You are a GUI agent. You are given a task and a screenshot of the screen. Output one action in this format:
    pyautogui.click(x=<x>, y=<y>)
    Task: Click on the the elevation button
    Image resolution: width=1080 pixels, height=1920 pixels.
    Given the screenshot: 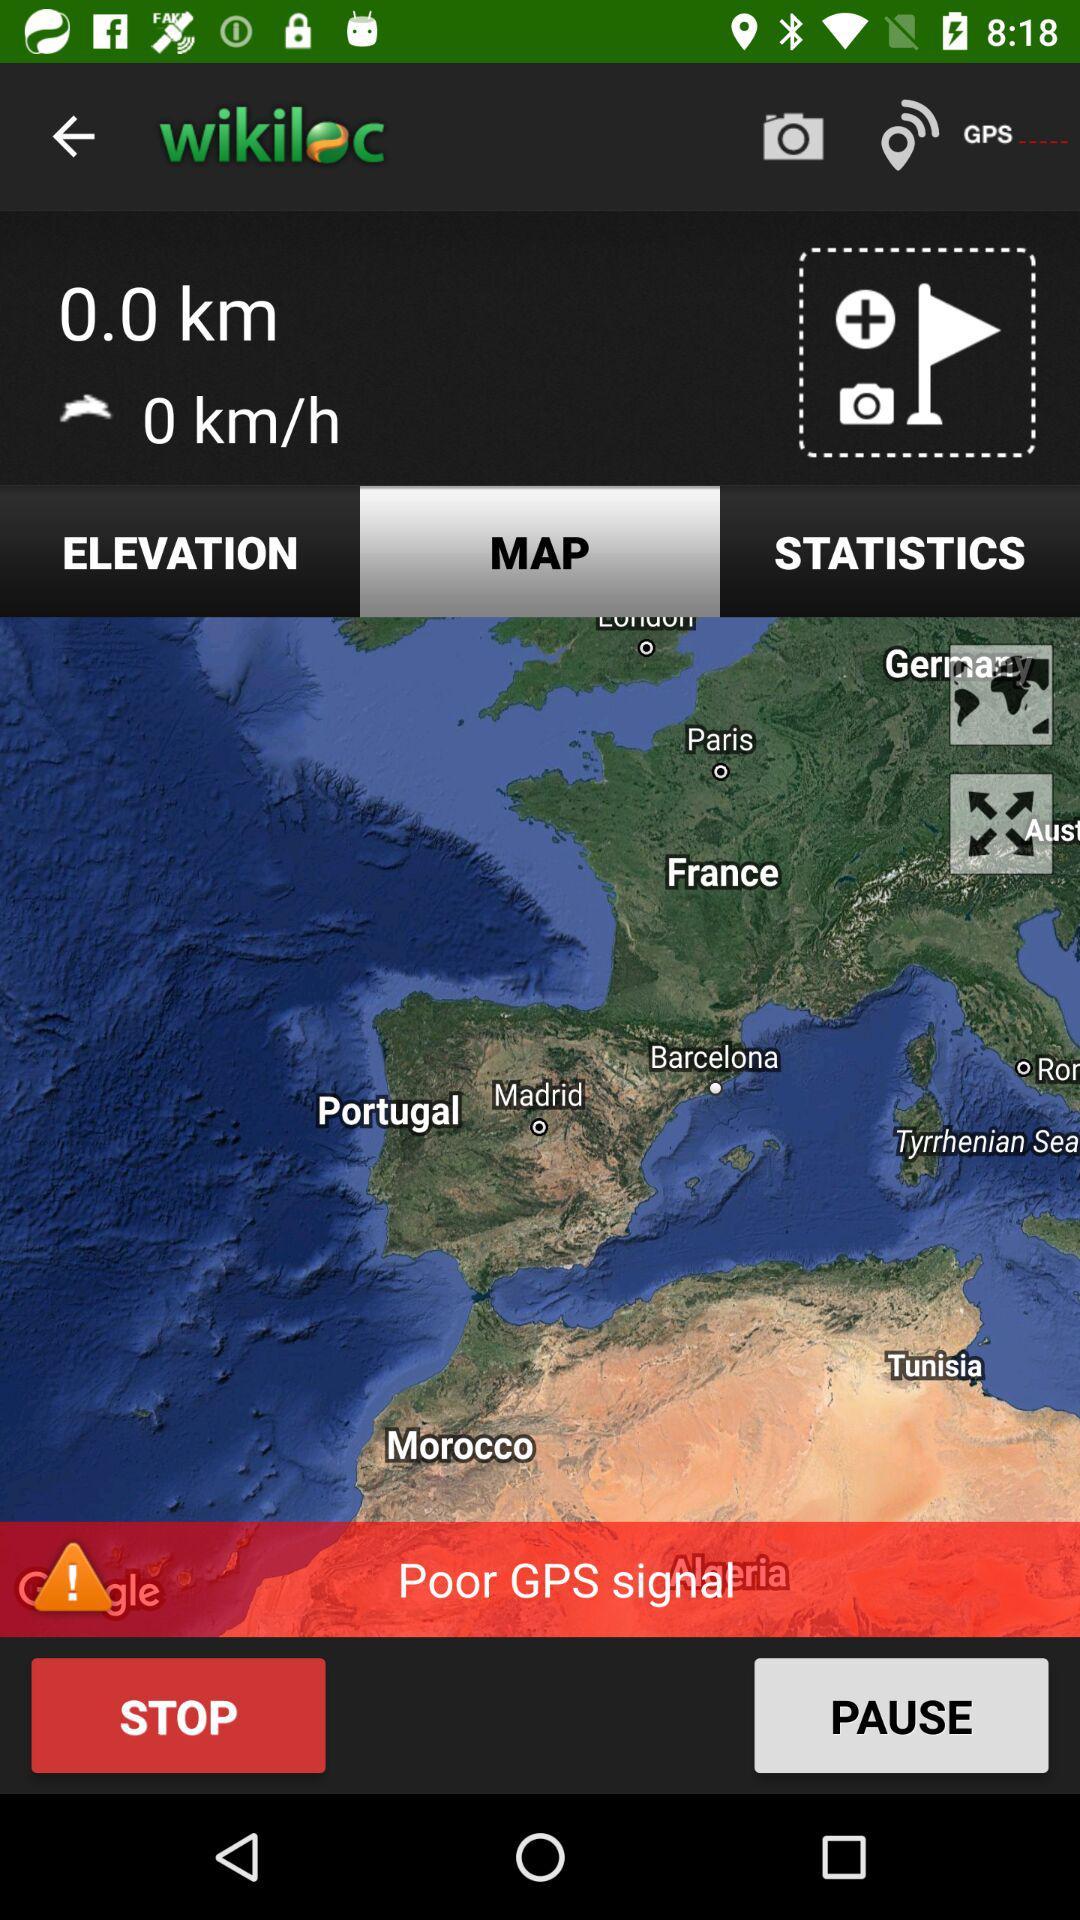 What is the action you would take?
    pyautogui.click(x=180, y=551)
    